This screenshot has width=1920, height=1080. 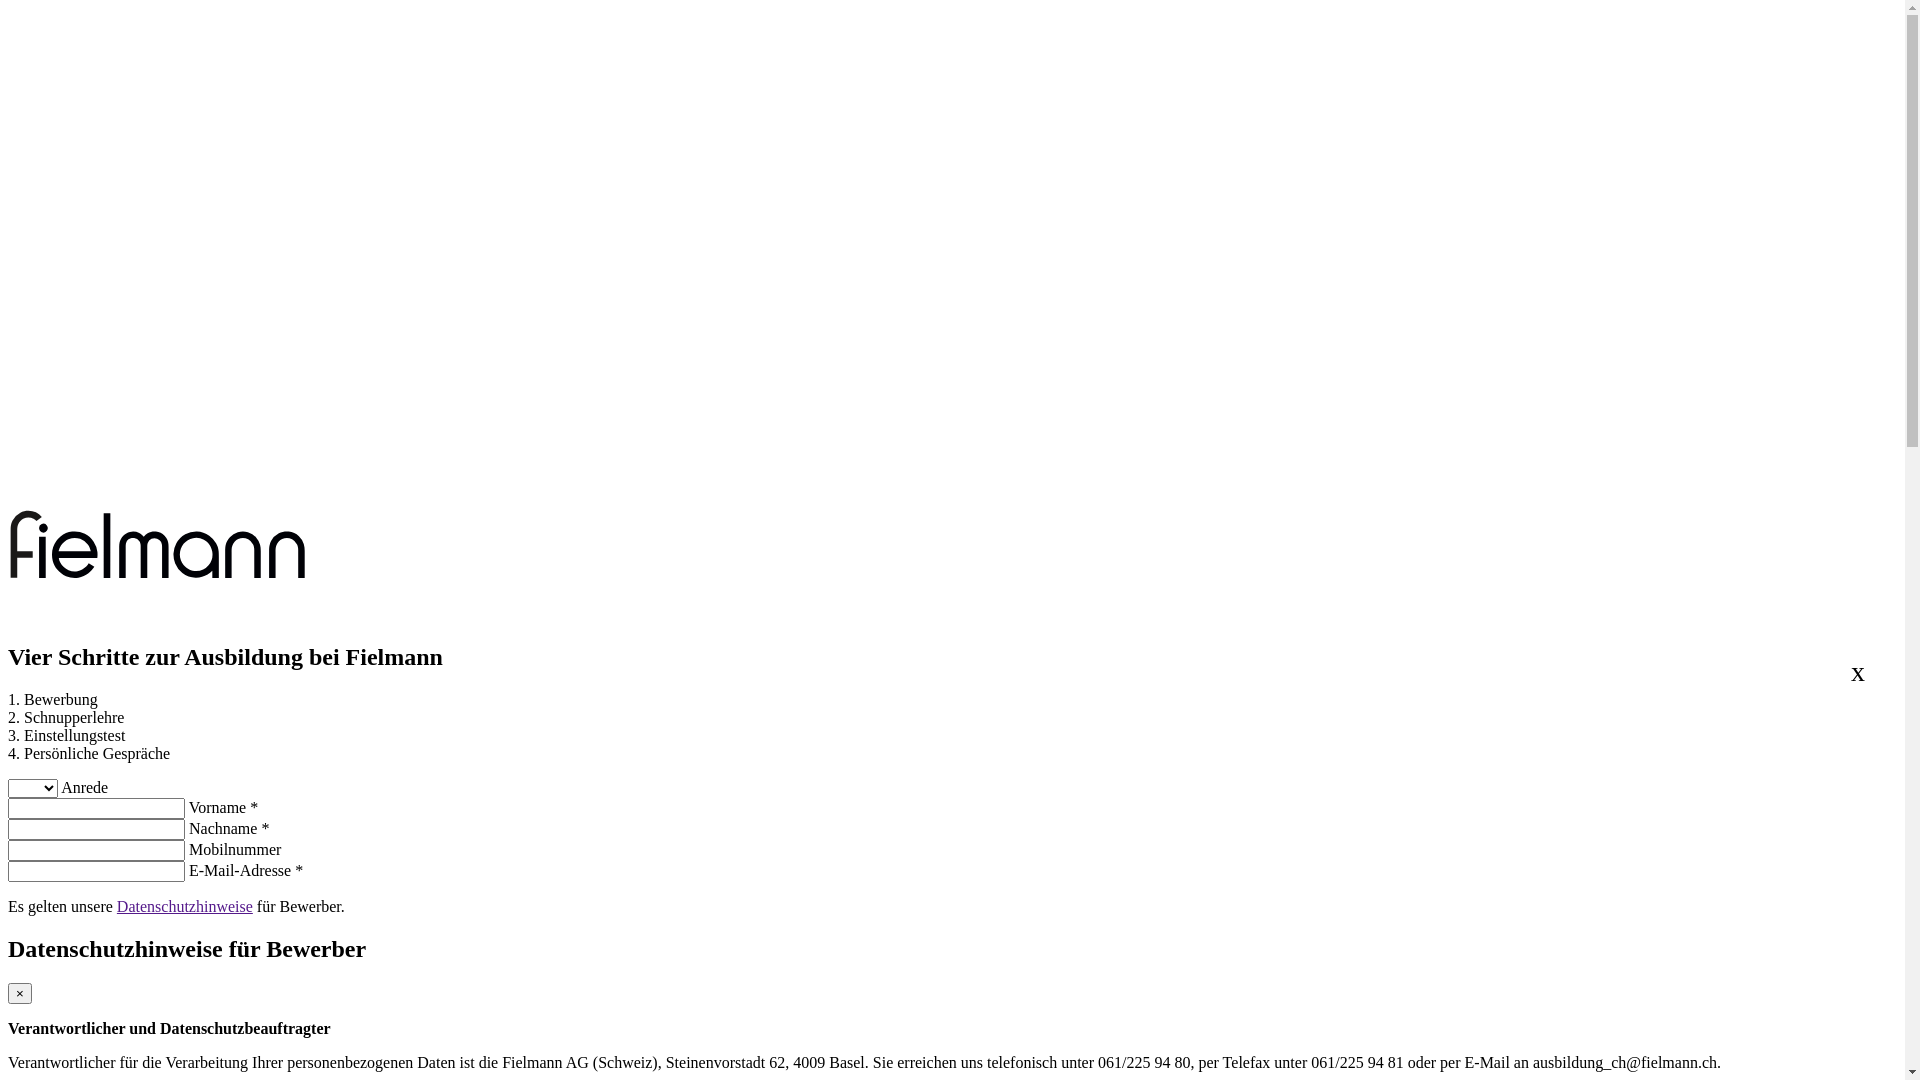 What do you see at coordinates (185, 906) in the screenshot?
I see `'Datenschutzhinweise'` at bounding box center [185, 906].